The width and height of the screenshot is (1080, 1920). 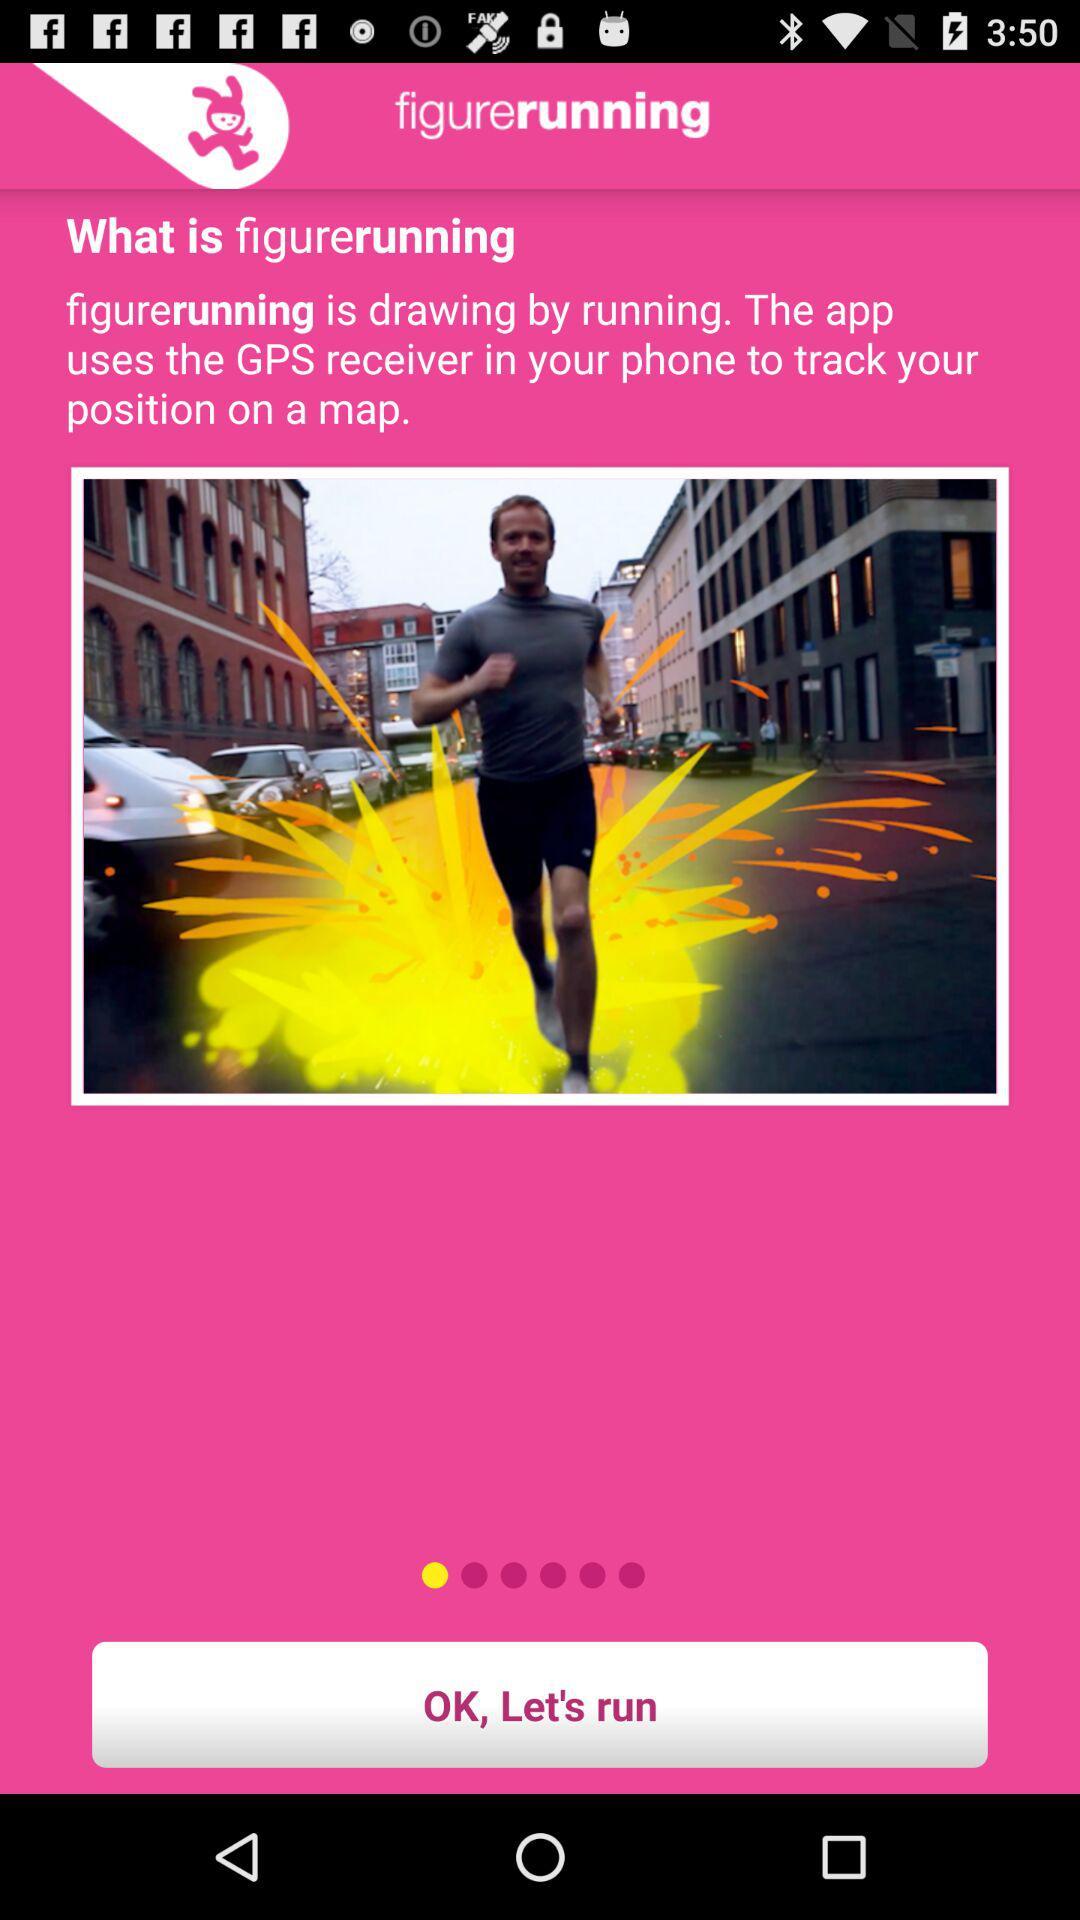 I want to click on the ok let s button, so click(x=540, y=1703).